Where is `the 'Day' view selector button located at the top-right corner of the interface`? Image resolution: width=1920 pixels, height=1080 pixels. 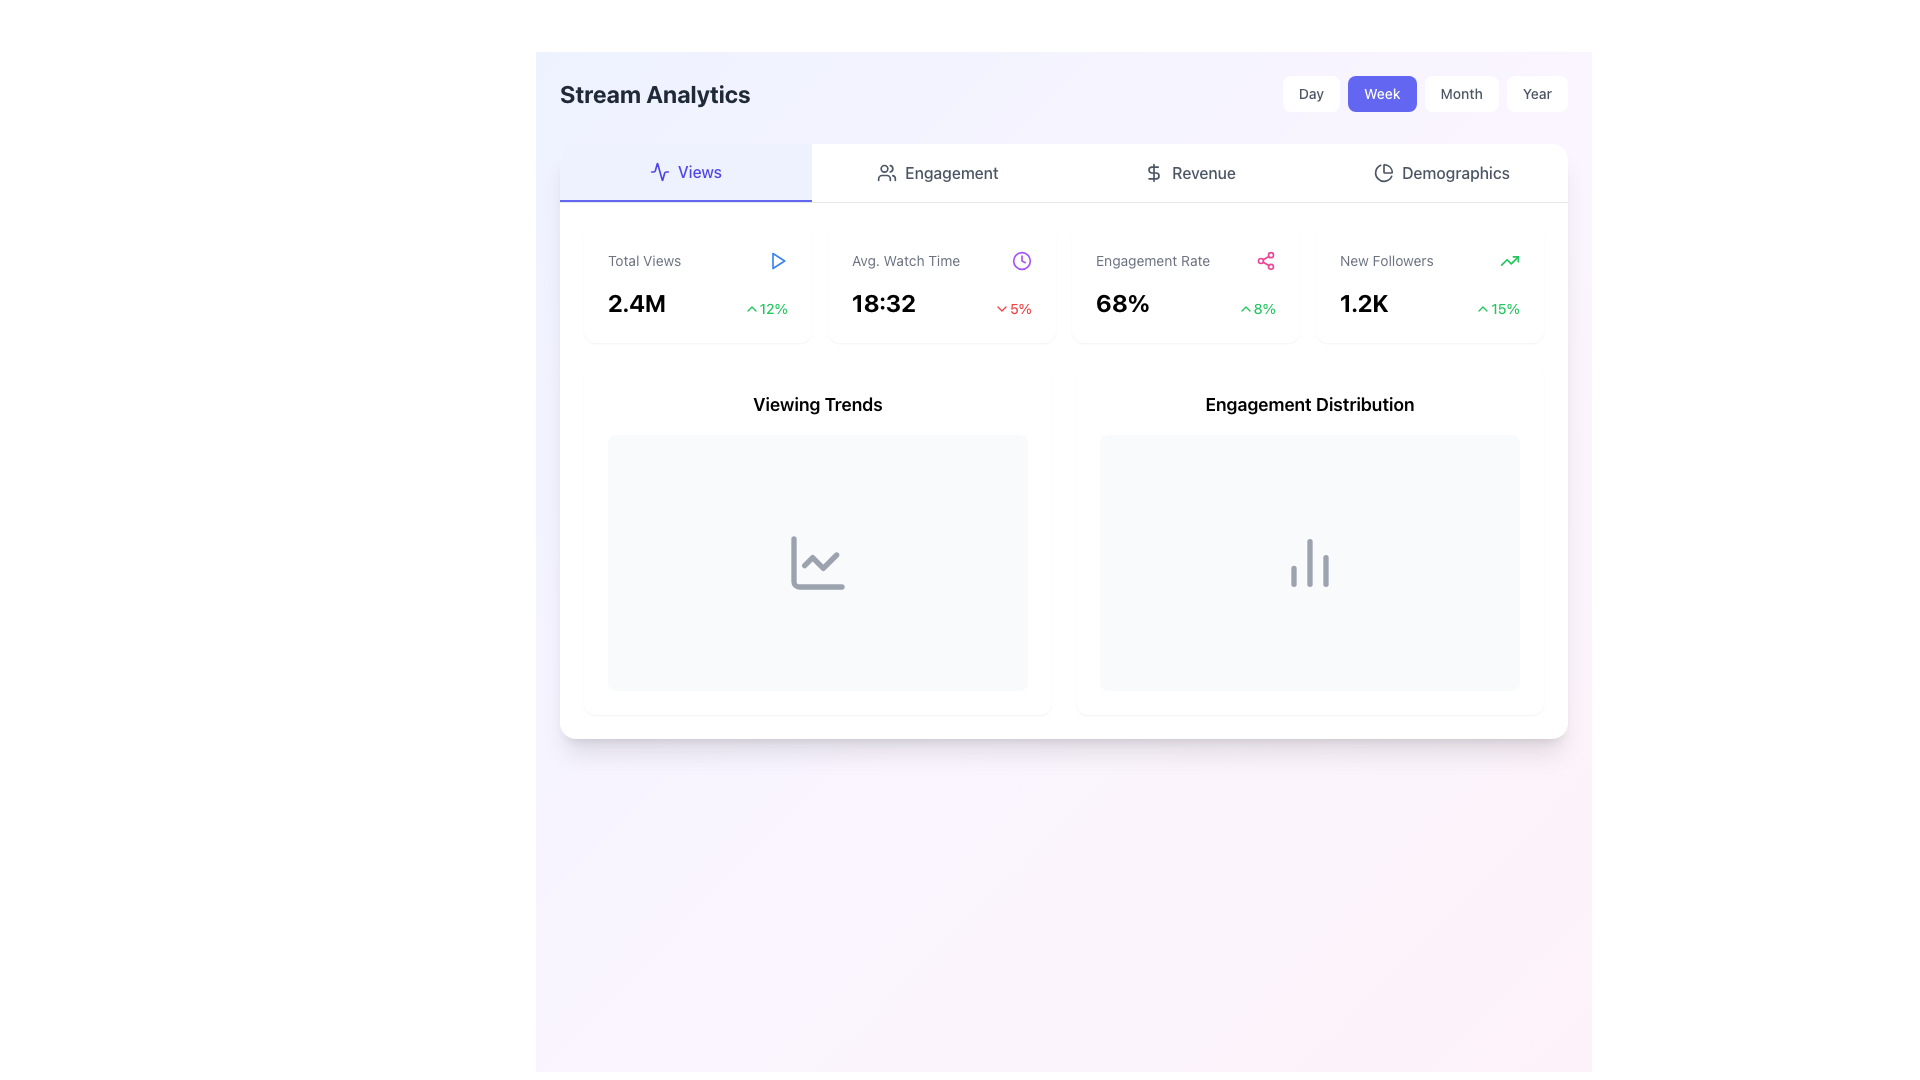 the 'Day' view selector button located at the top-right corner of the interface is located at coordinates (1311, 93).